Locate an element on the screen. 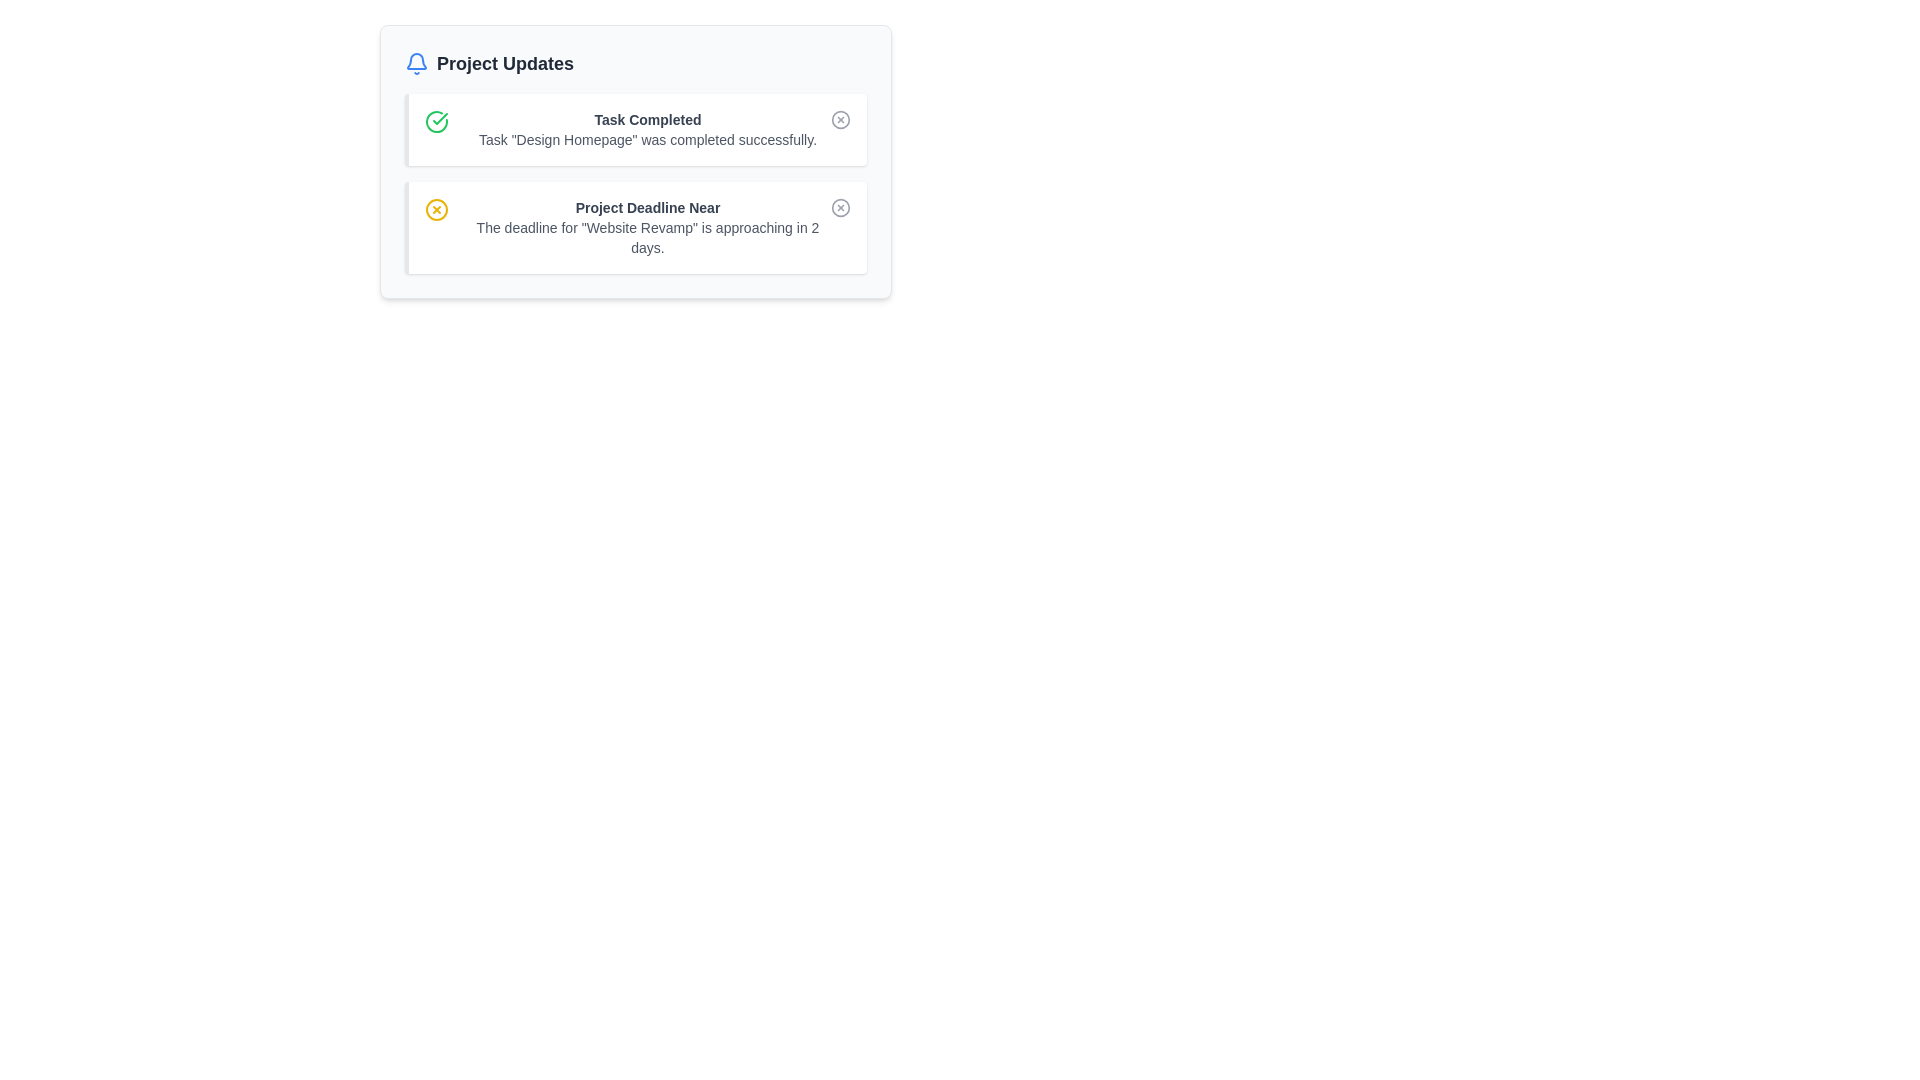 This screenshot has width=1920, height=1080. information displayed in the Text Label that states 'Task "Design Homepage" was completed successfully.' is located at coordinates (648, 138).